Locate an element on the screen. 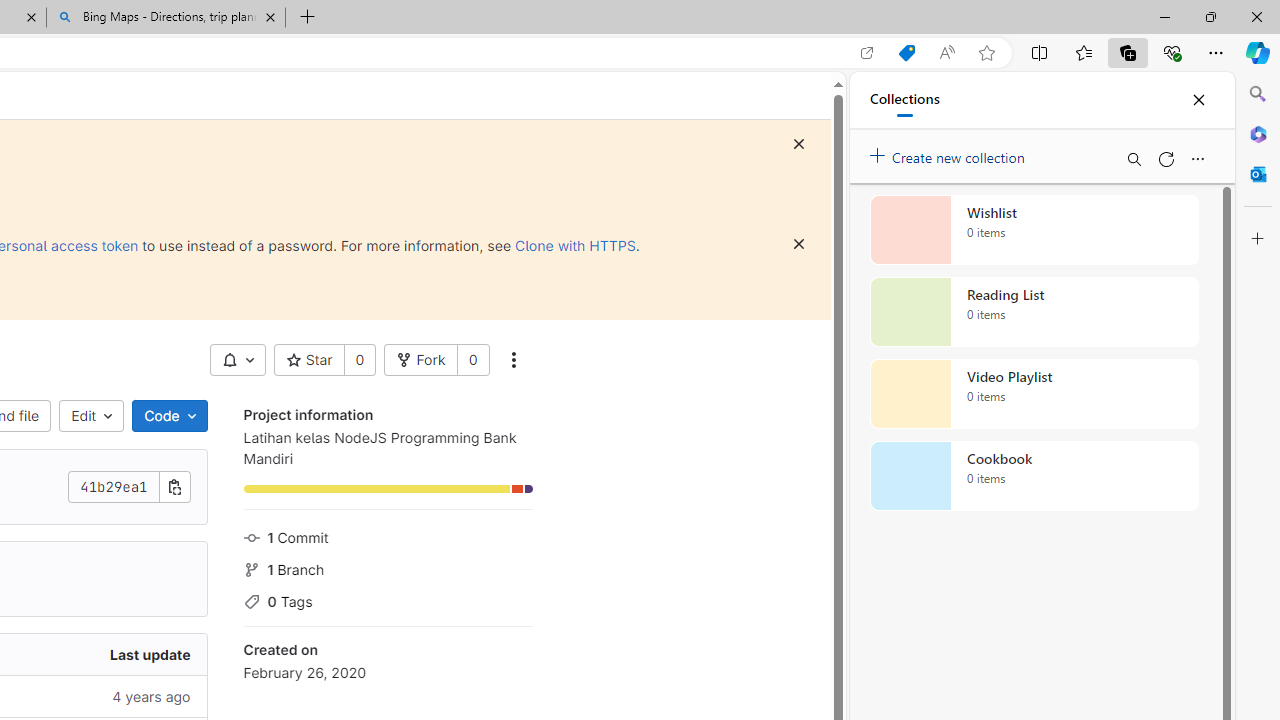  'Microsoft 365' is located at coordinates (1257, 133).